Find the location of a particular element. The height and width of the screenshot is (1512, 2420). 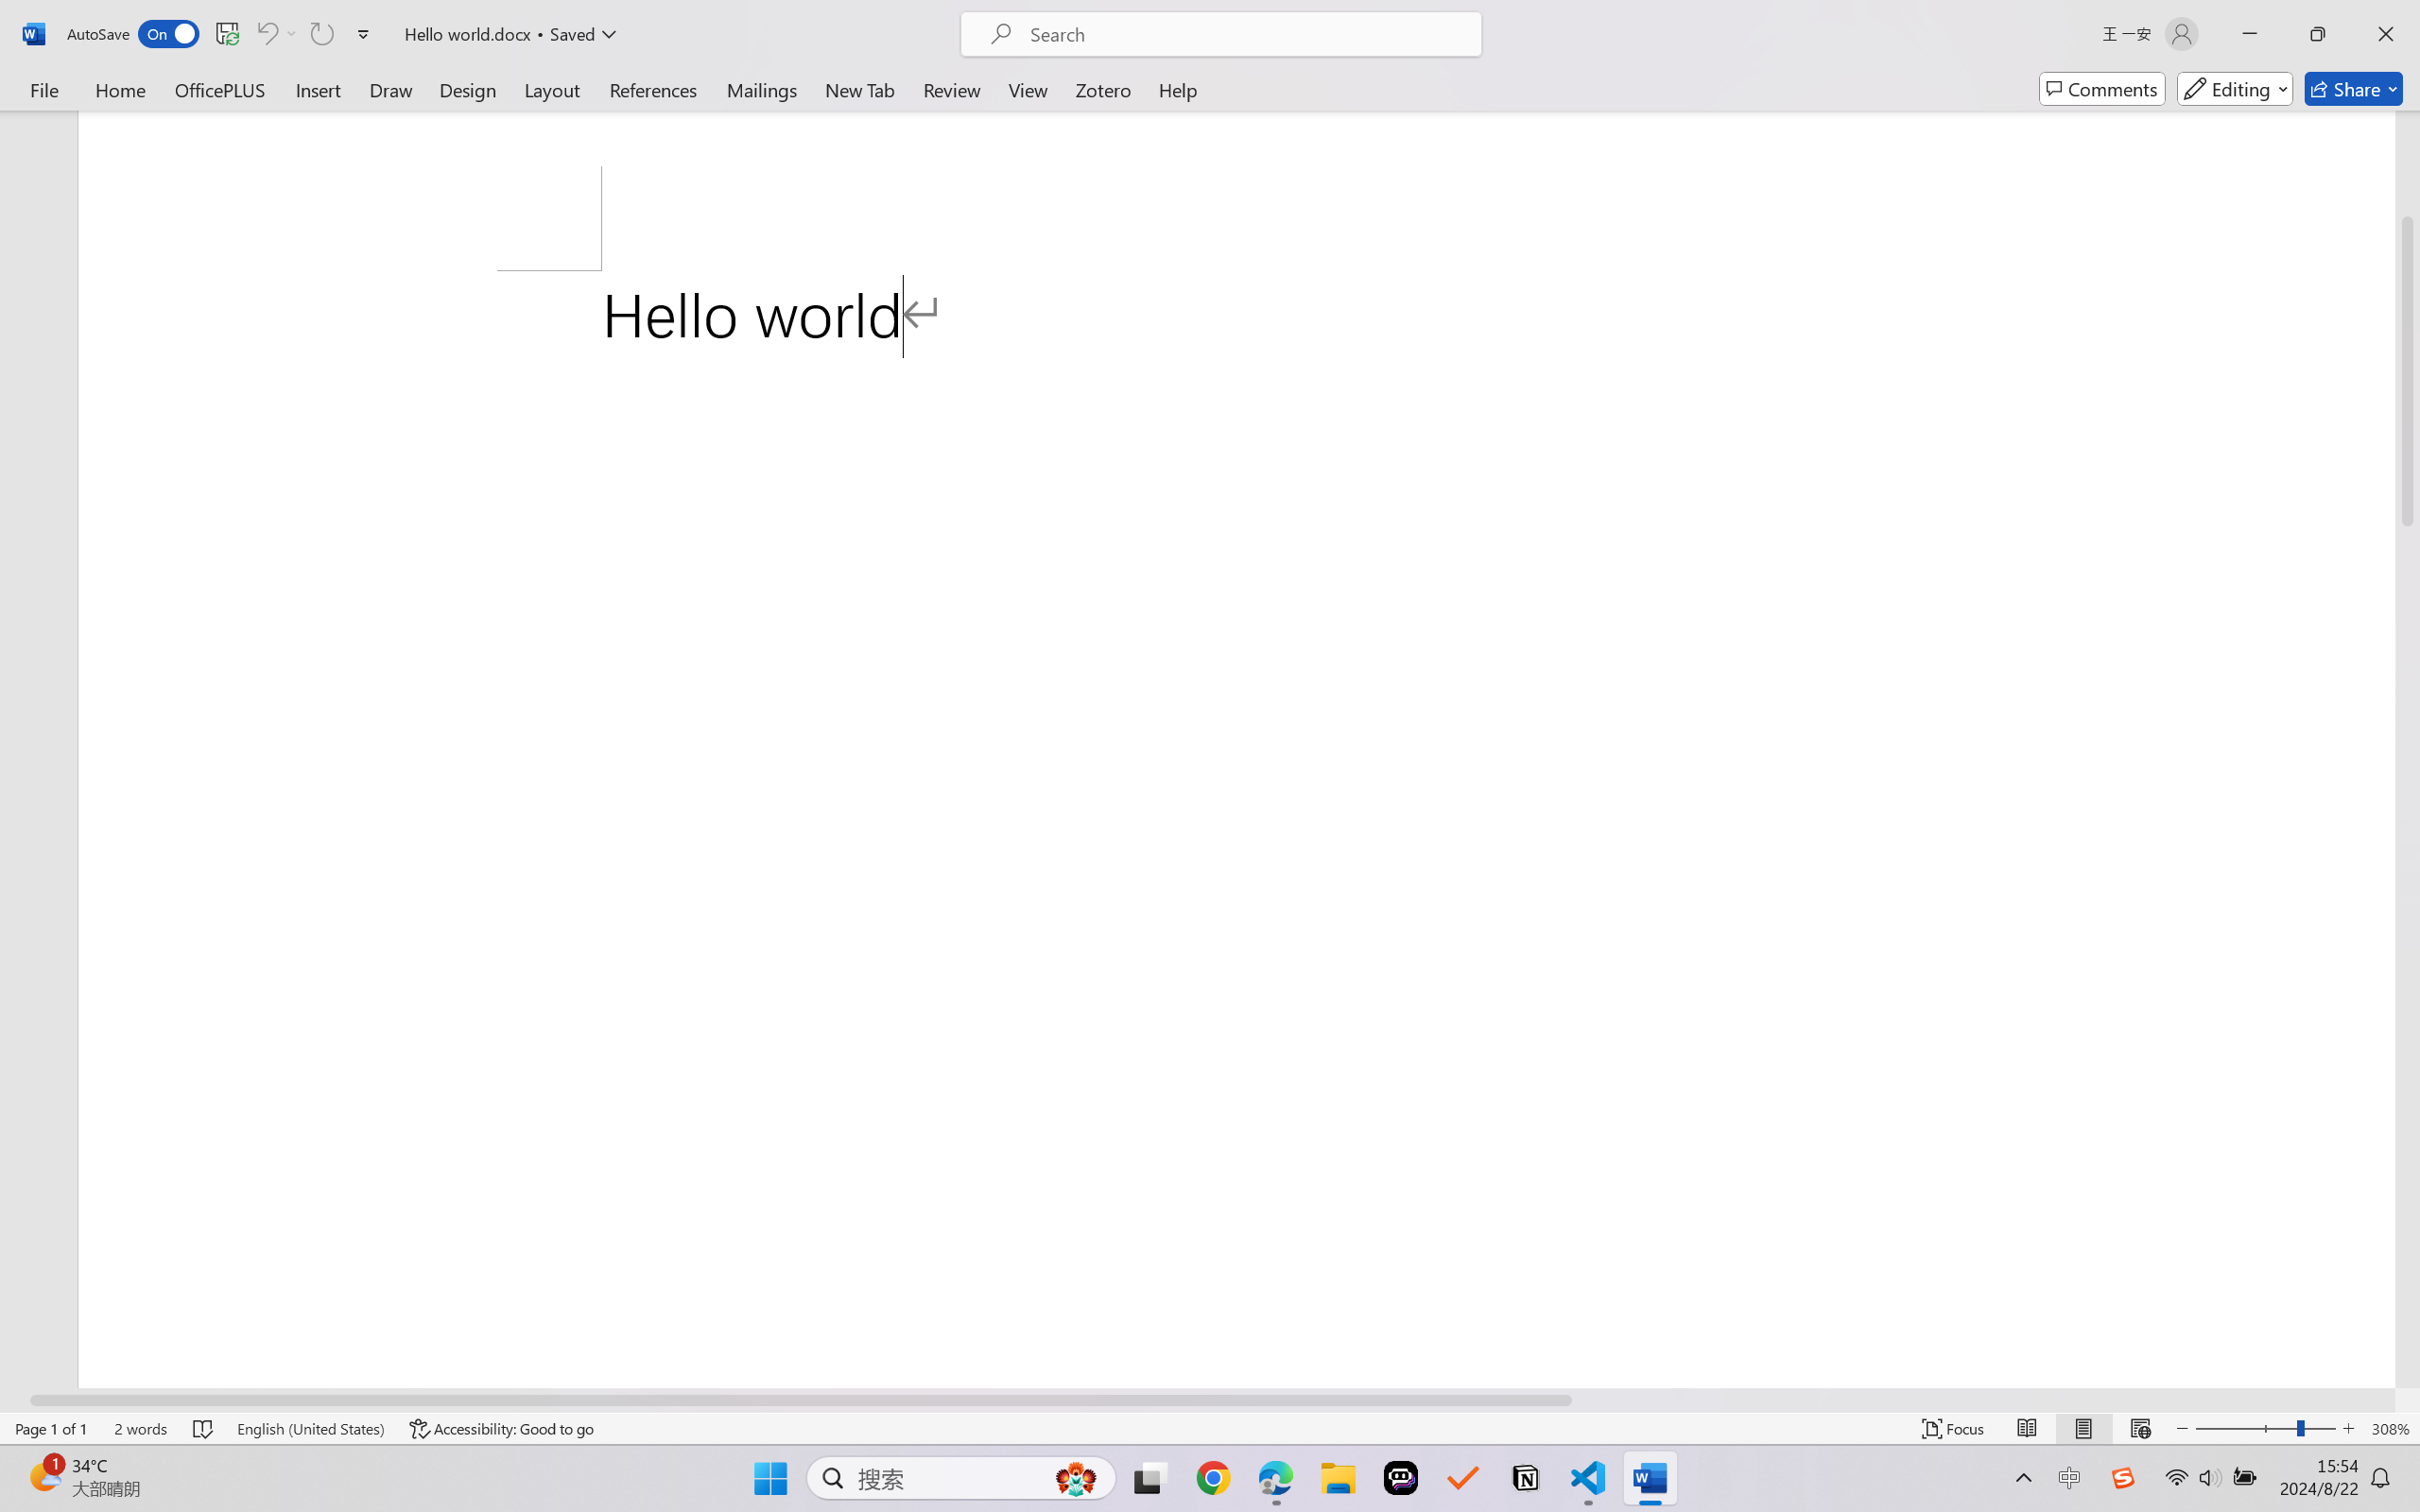

'Microsoft search' is located at coordinates (1246, 33).